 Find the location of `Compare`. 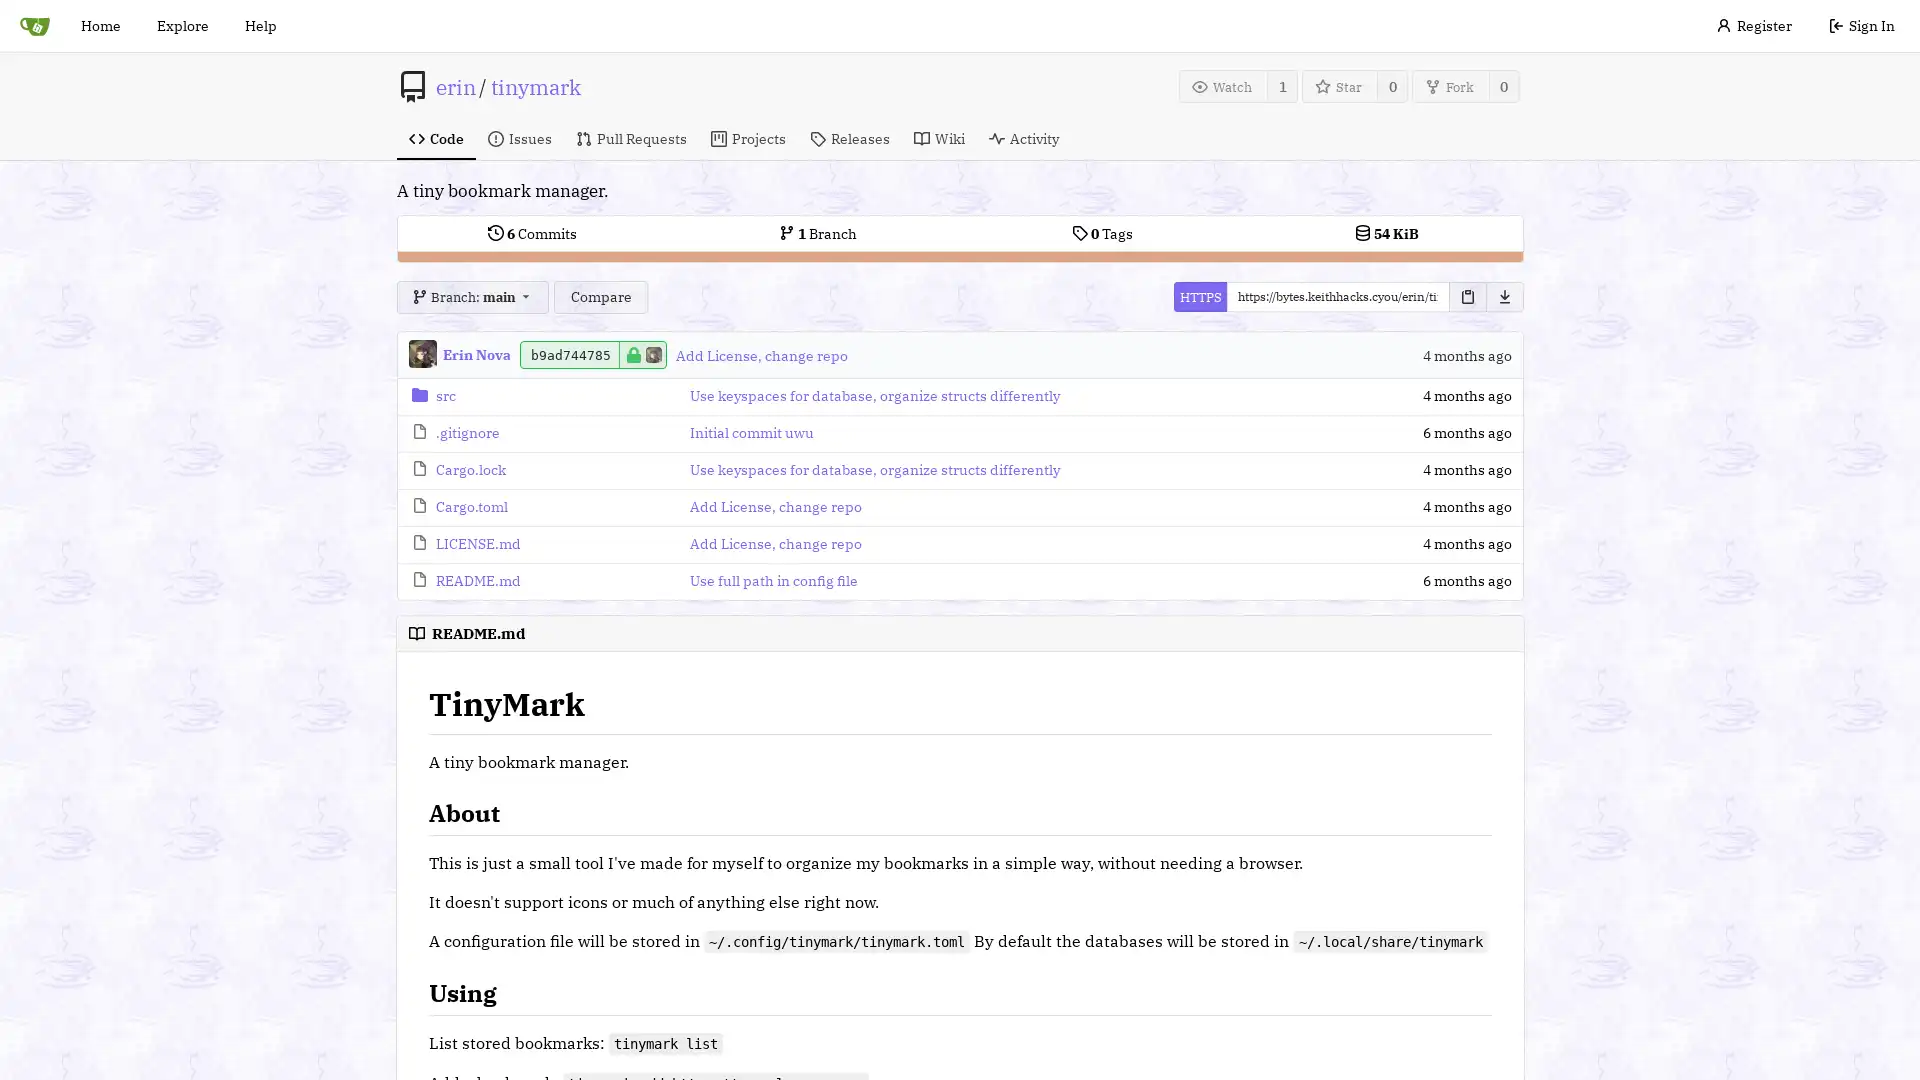

Compare is located at coordinates (599, 297).